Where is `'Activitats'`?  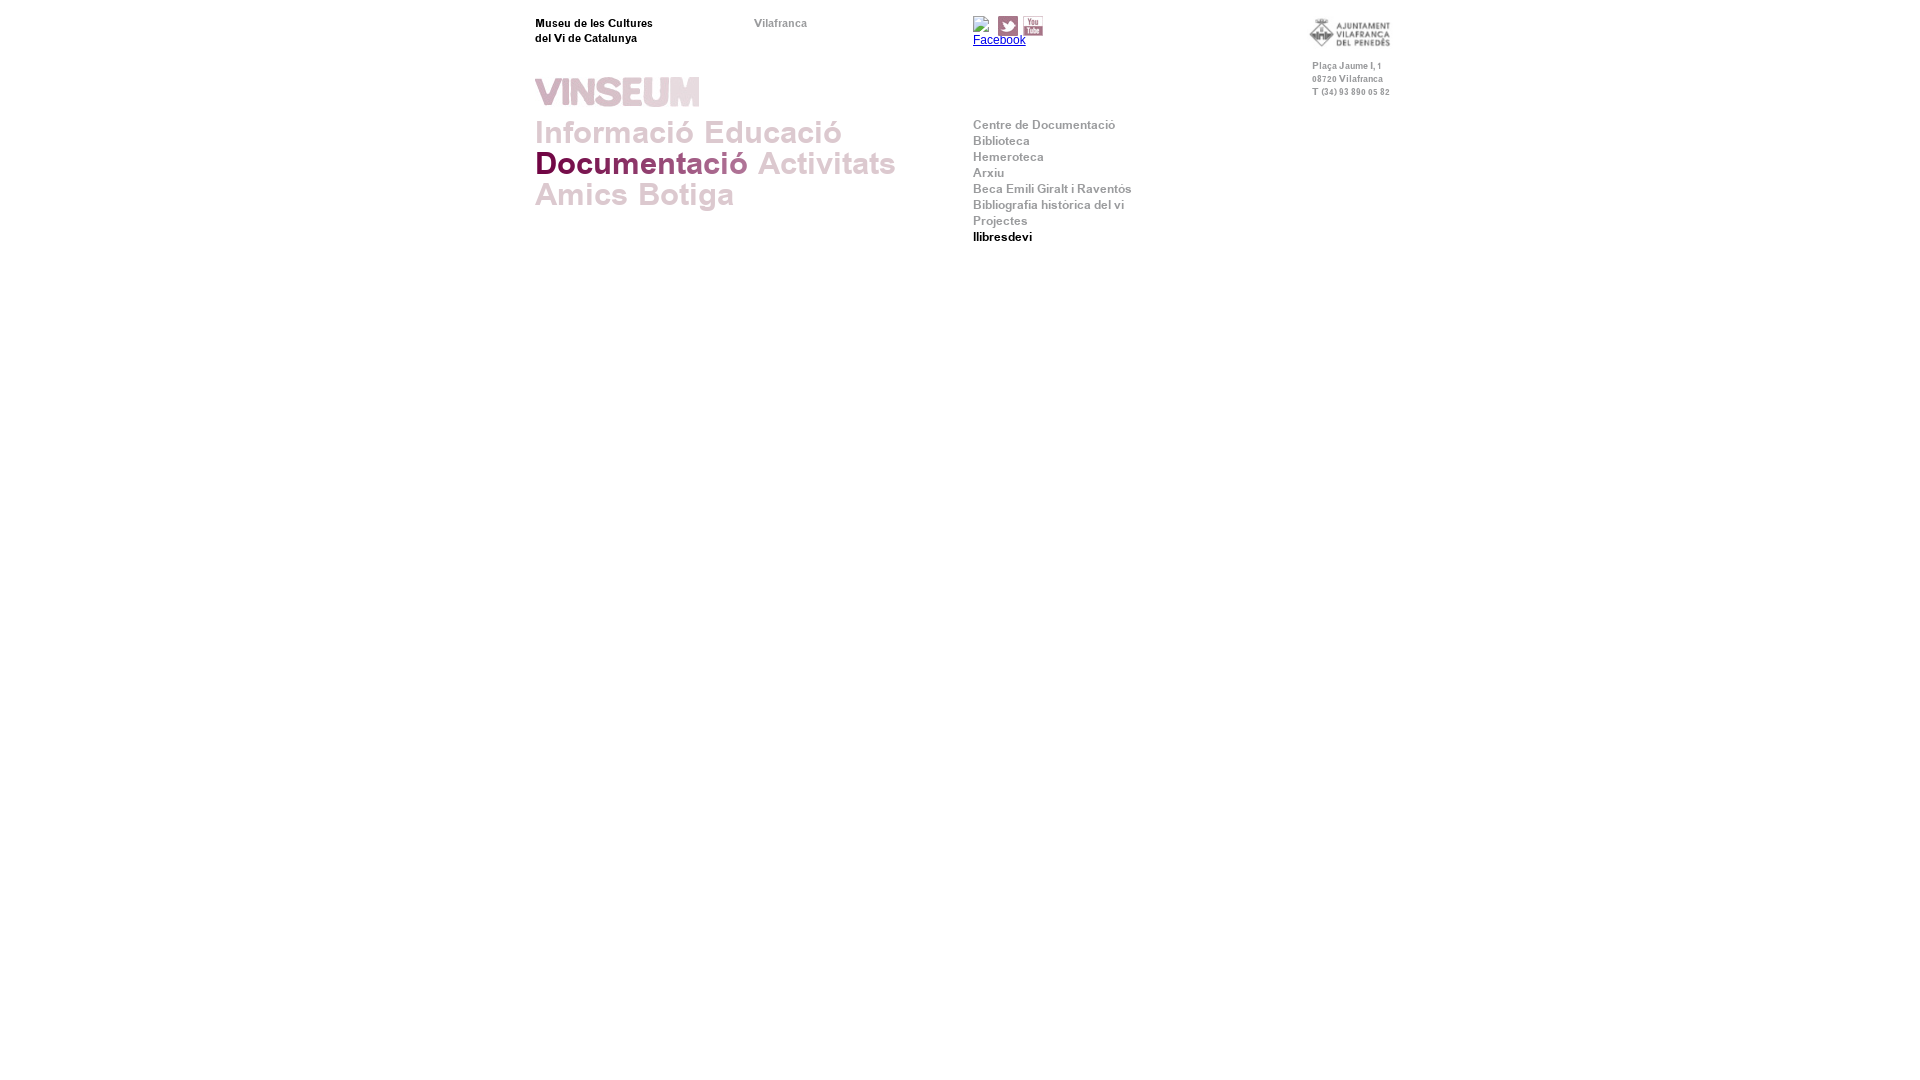 'Activitats' is located at coordinates (826, 162).